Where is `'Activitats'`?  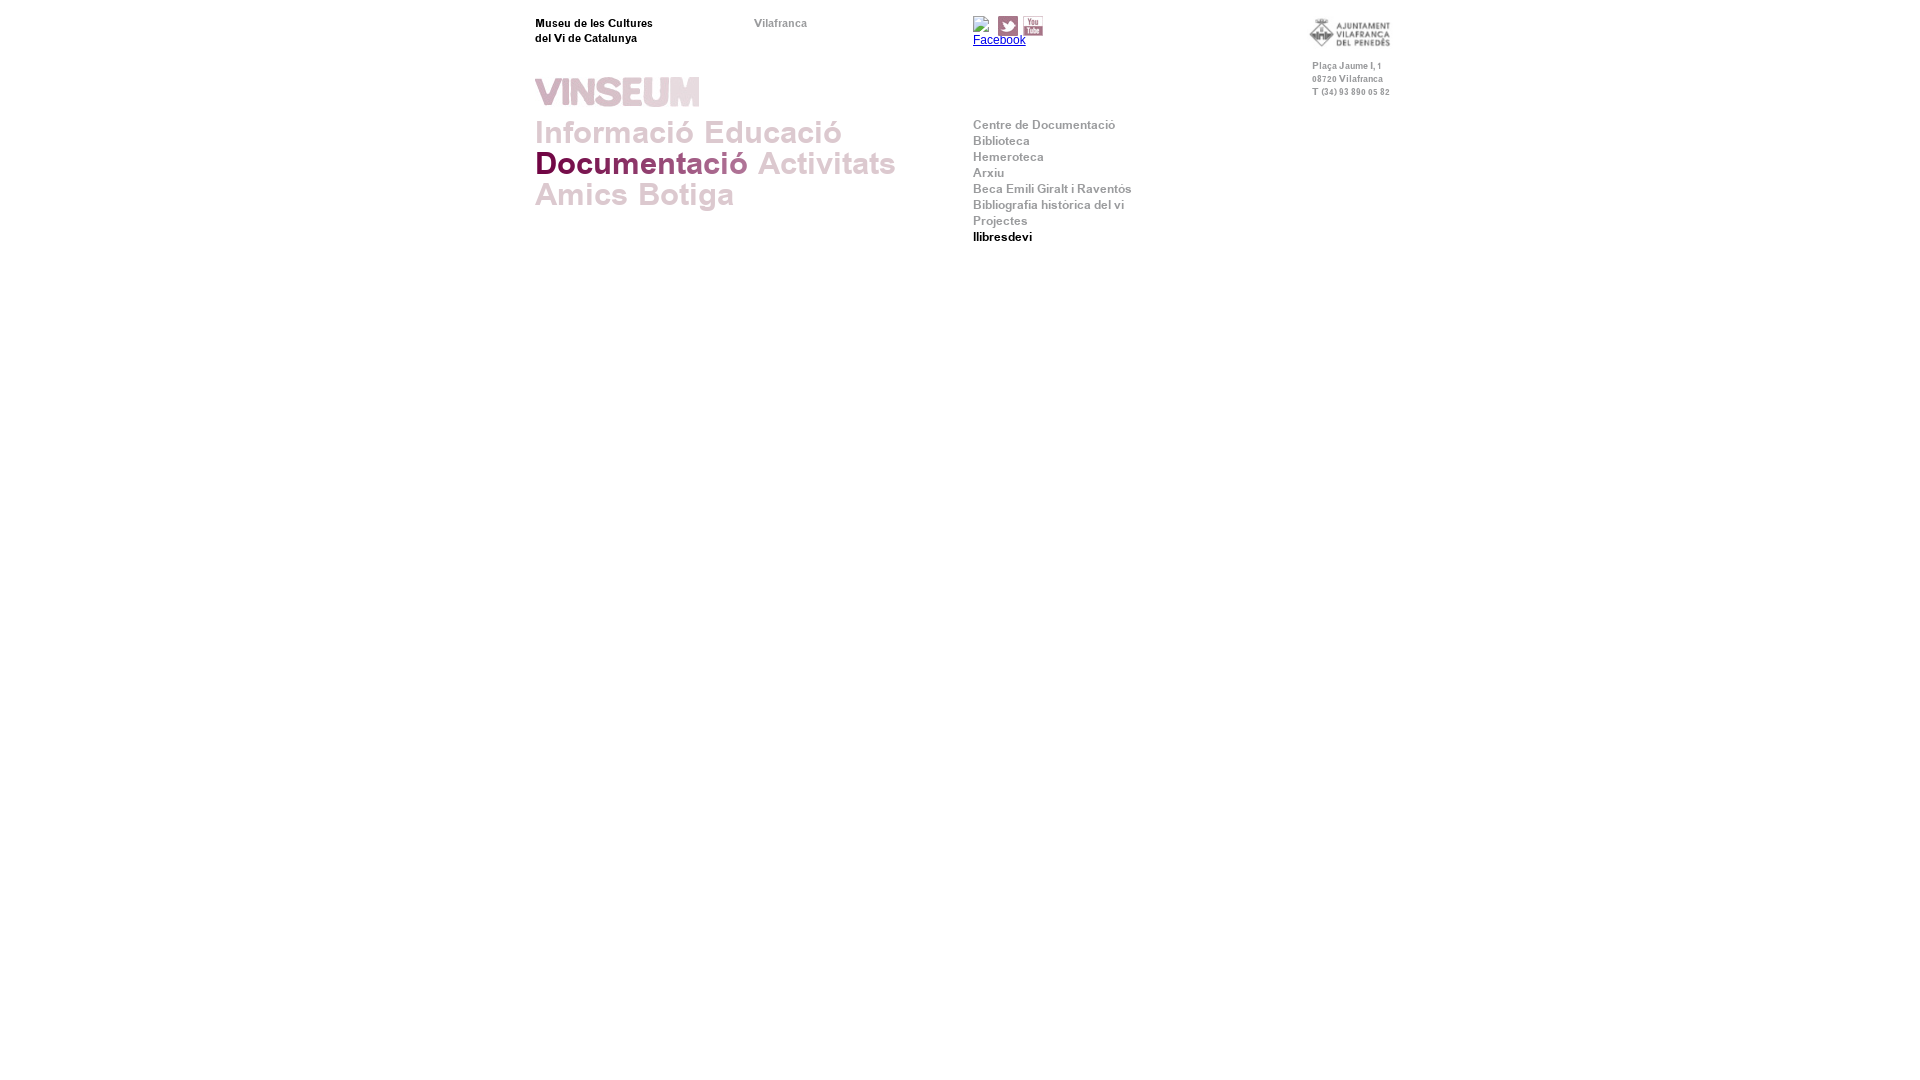 'Activitats' is located at coordinates (826, 162).